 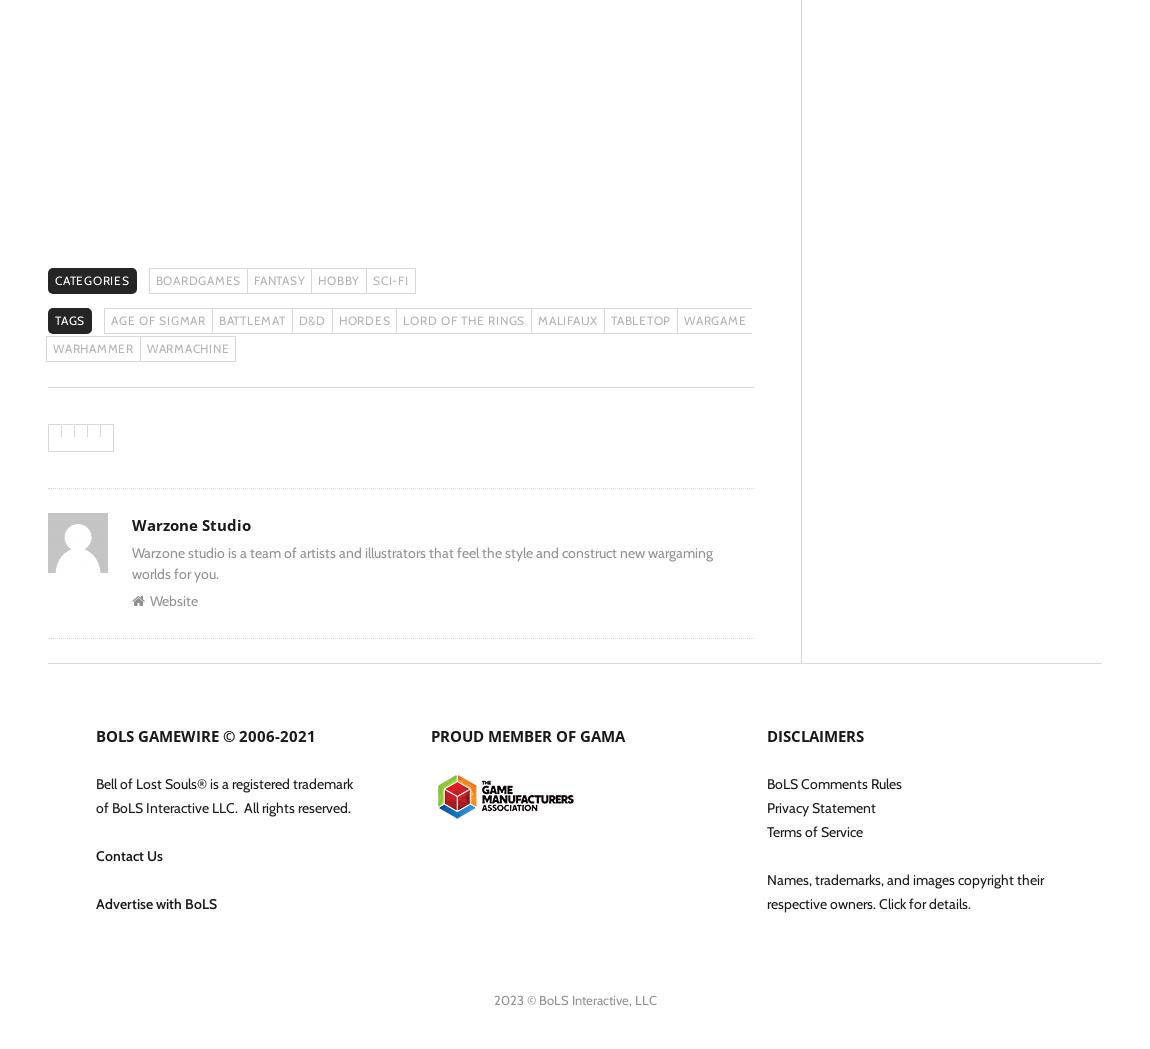 What do you see at coordinates (363, 320) in the screenshot?
I see `'hordes'` at bounding box center [363, 320].